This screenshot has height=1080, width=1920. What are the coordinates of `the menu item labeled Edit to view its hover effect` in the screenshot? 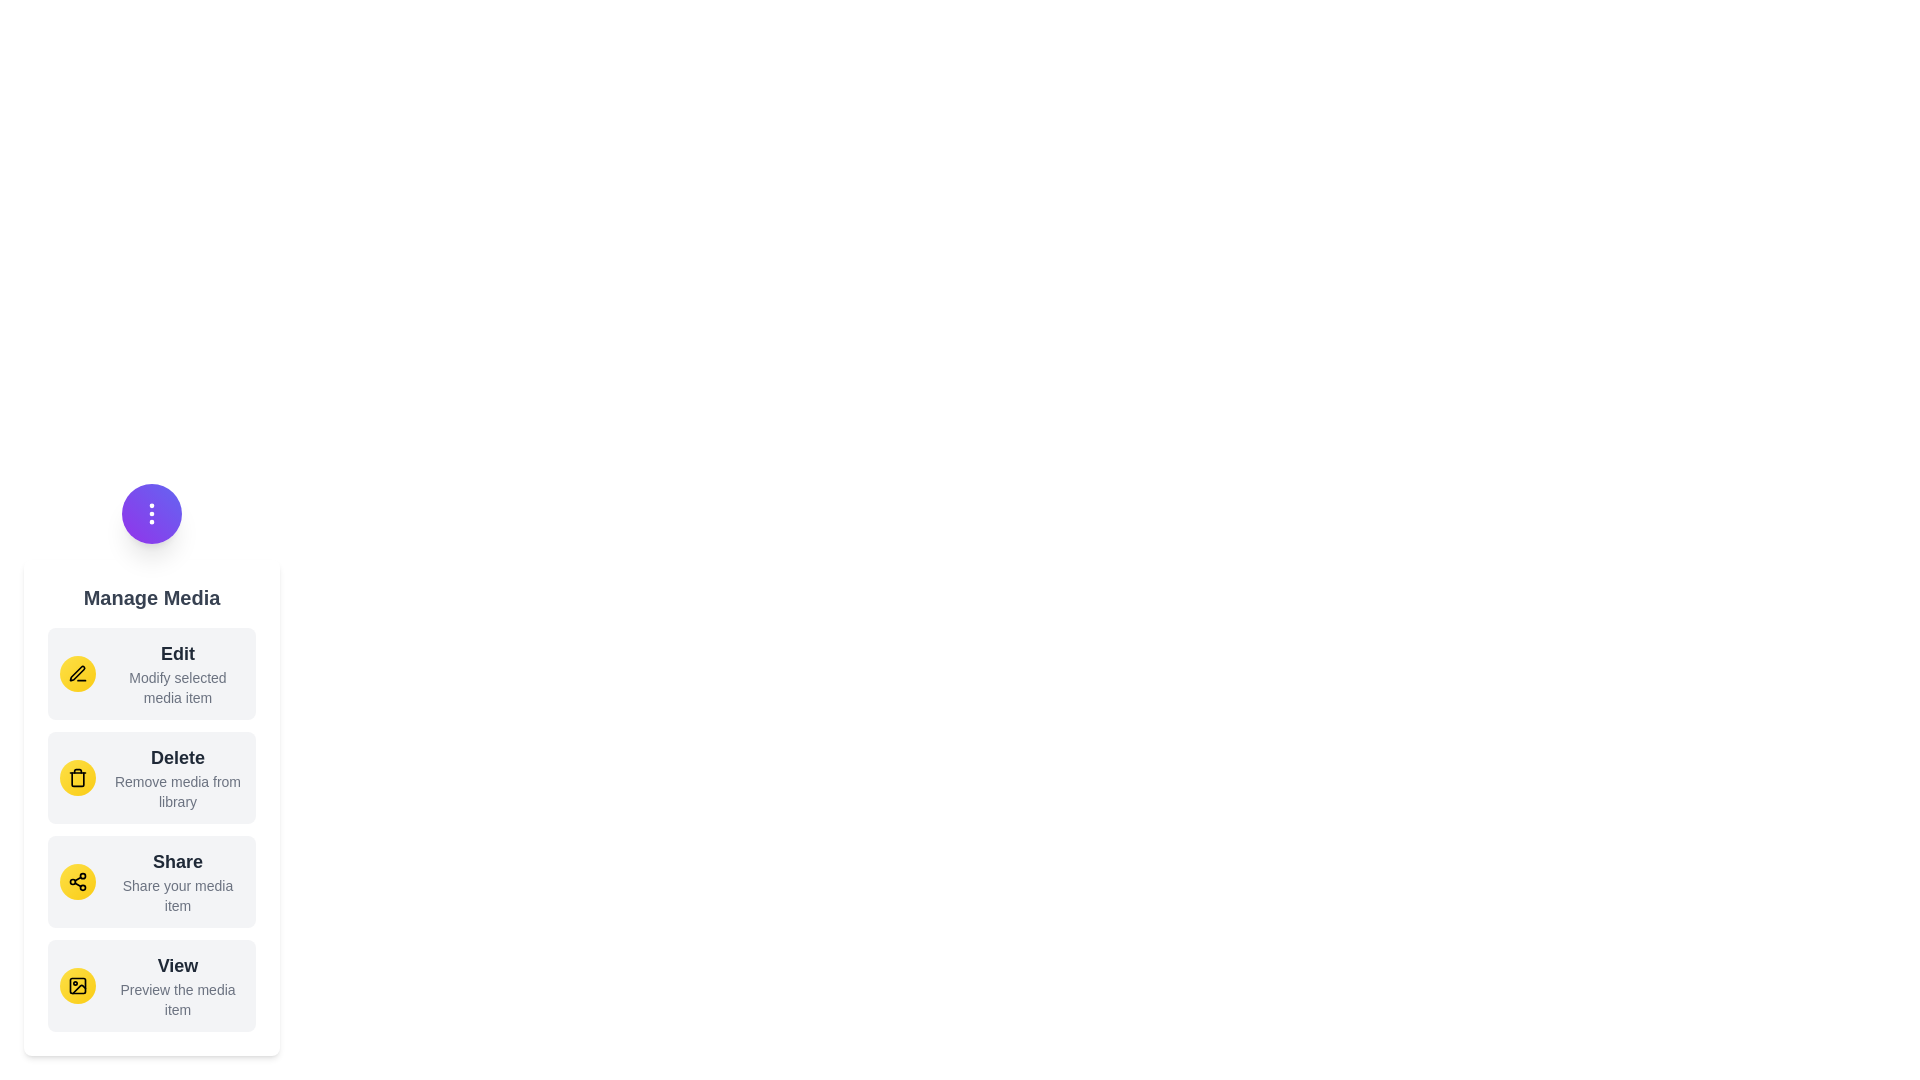 It's located at (151, 674).